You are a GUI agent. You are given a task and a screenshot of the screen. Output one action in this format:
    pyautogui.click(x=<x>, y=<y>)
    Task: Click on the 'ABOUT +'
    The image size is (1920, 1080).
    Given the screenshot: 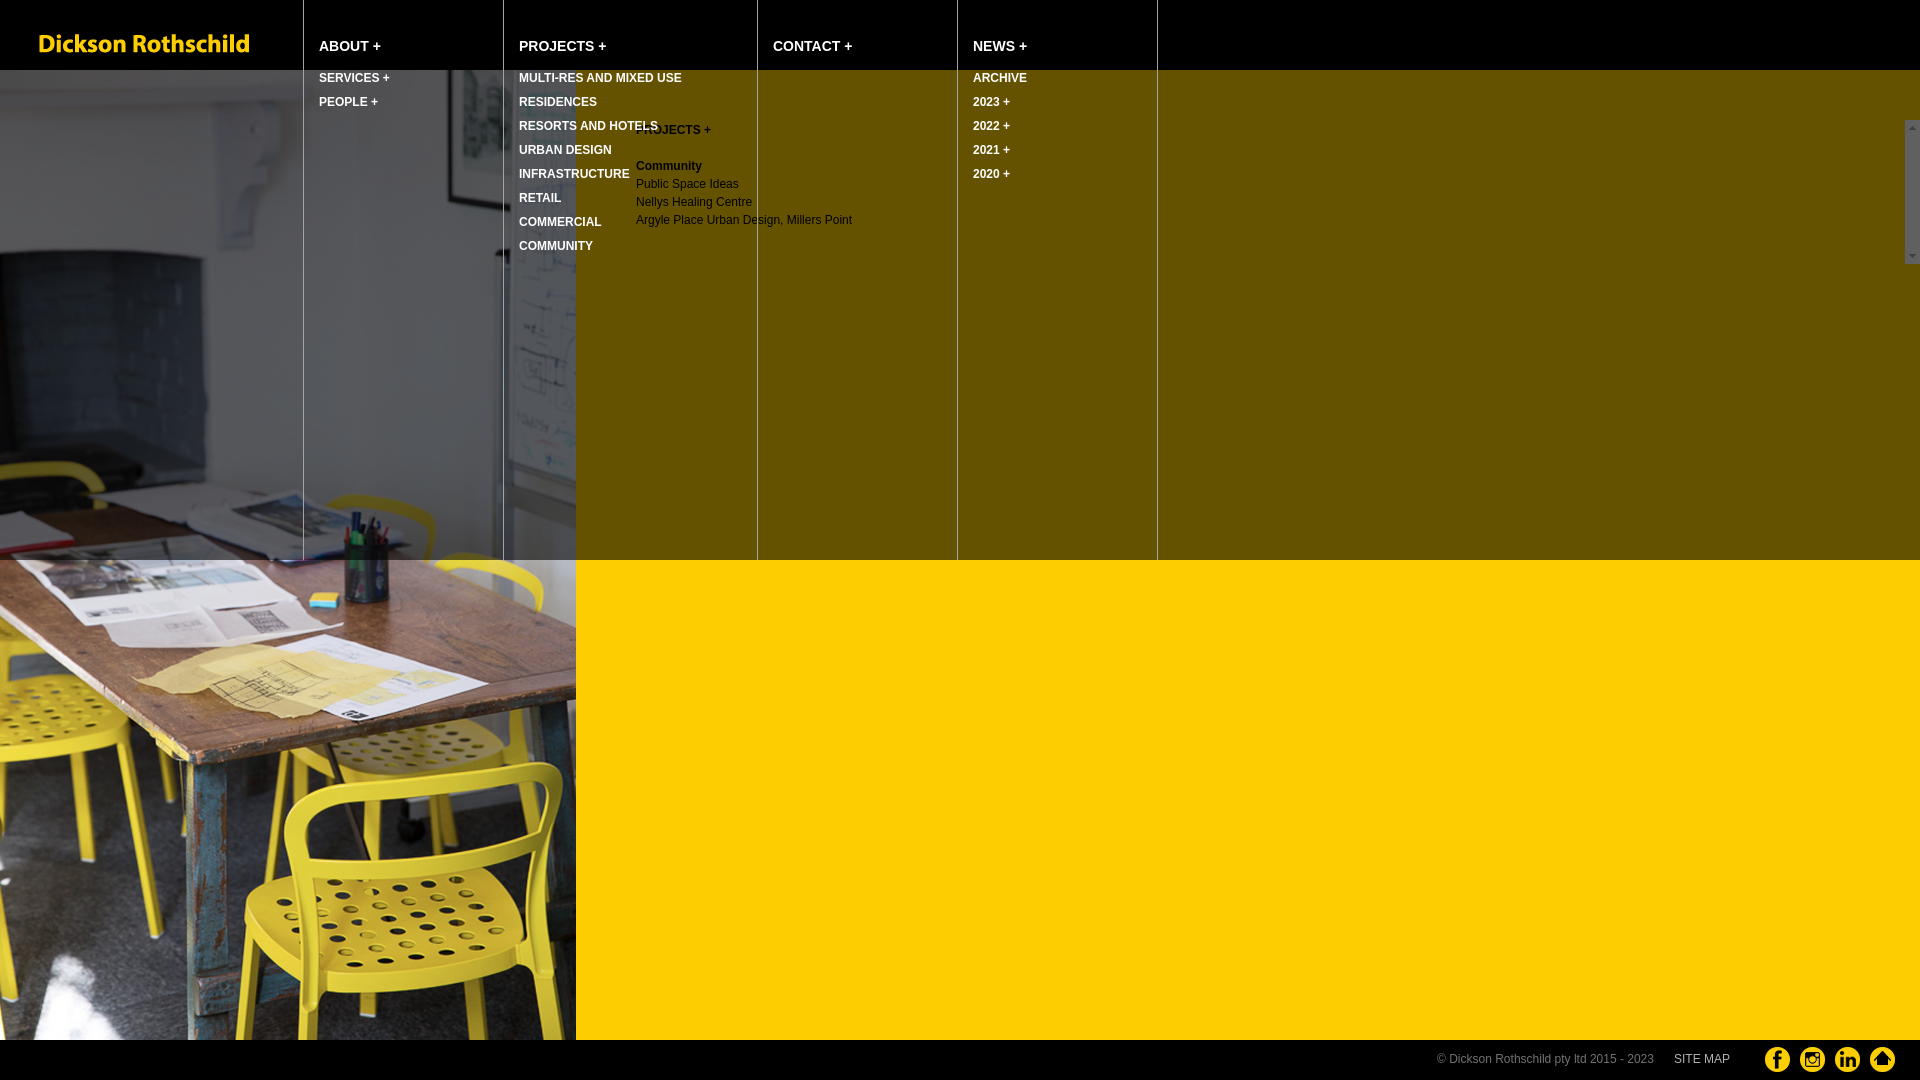 What is the action you would take?
    pyautogui.click(x=302, y=33)
    